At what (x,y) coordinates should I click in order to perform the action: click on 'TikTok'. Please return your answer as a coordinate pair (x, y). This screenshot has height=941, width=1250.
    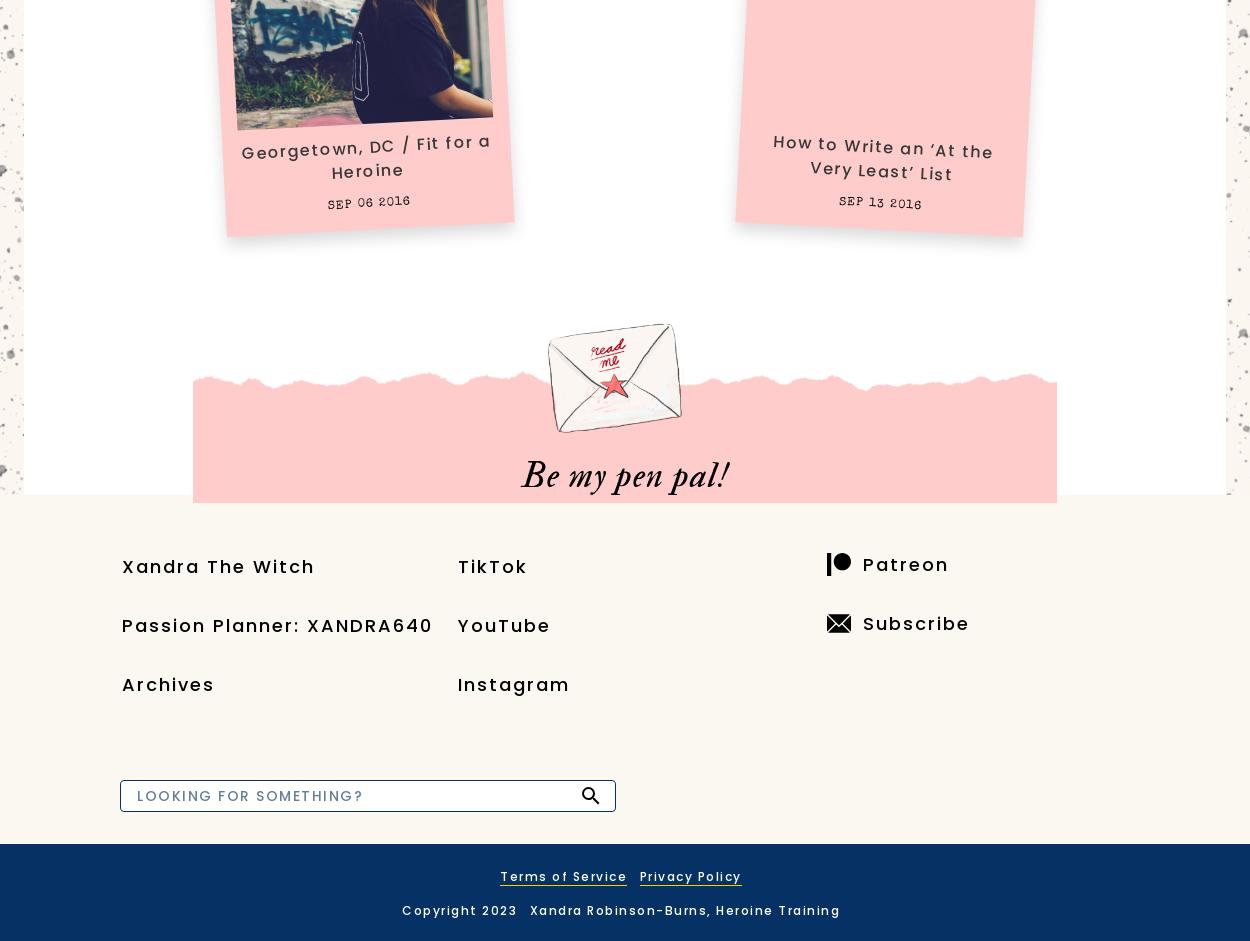
    Looking at the image, I should click on (491, 565).